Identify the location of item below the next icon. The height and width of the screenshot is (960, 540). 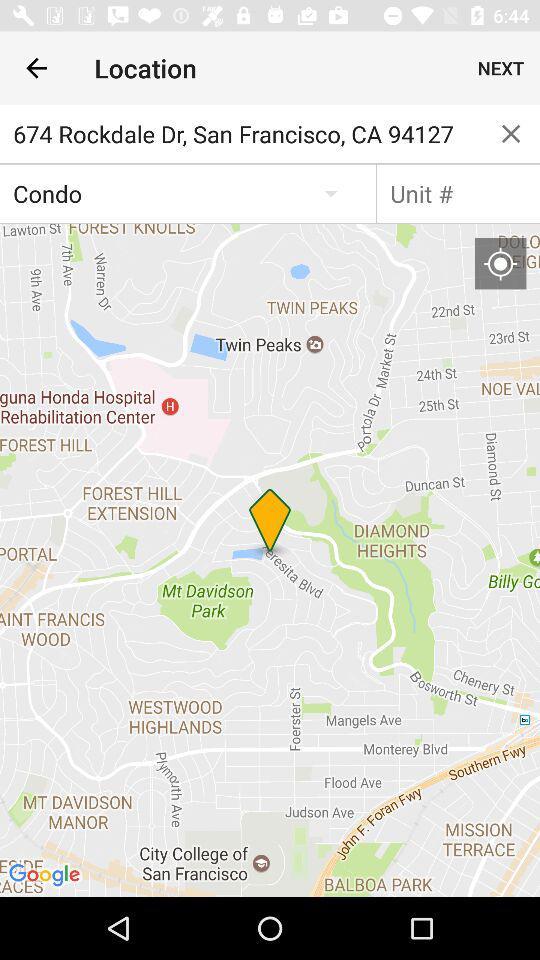
(511, 132).